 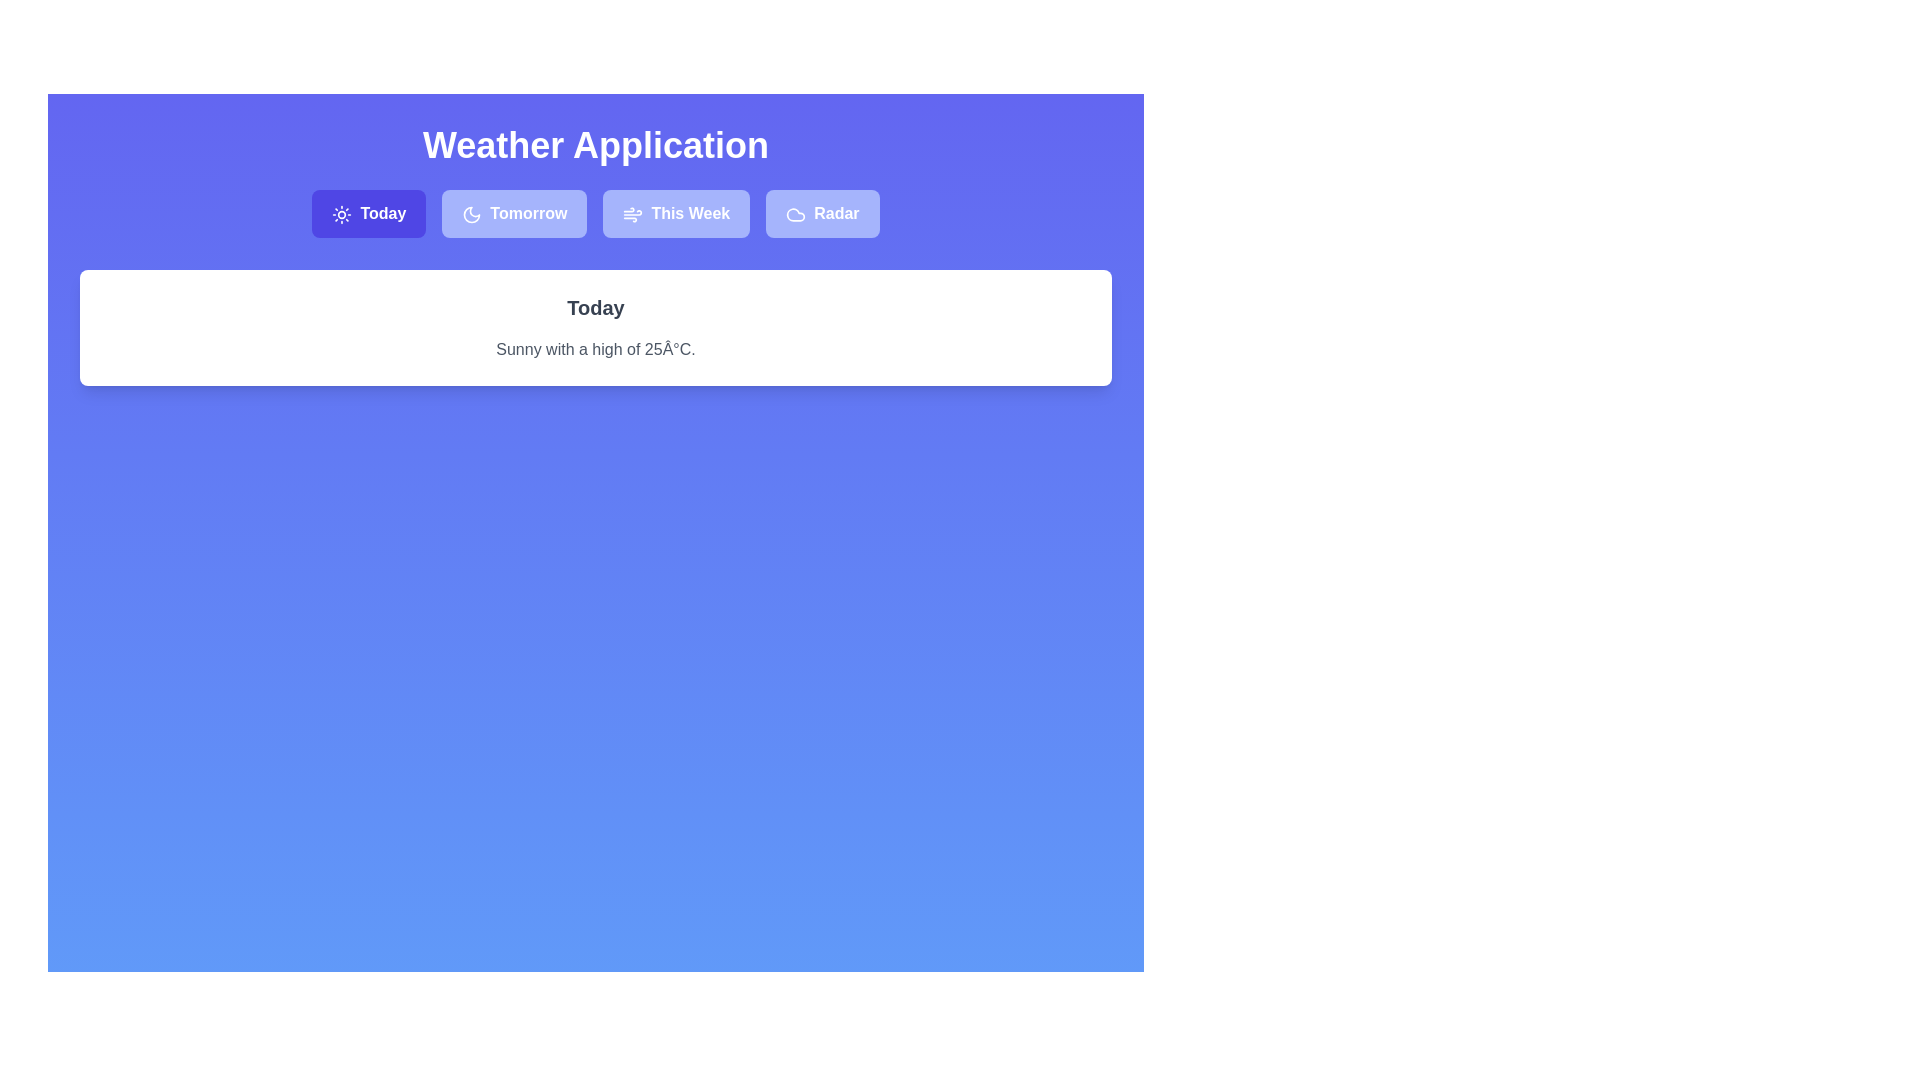 I want to click on the This Week tab by clicking on its button, so click(x=676, y=213).